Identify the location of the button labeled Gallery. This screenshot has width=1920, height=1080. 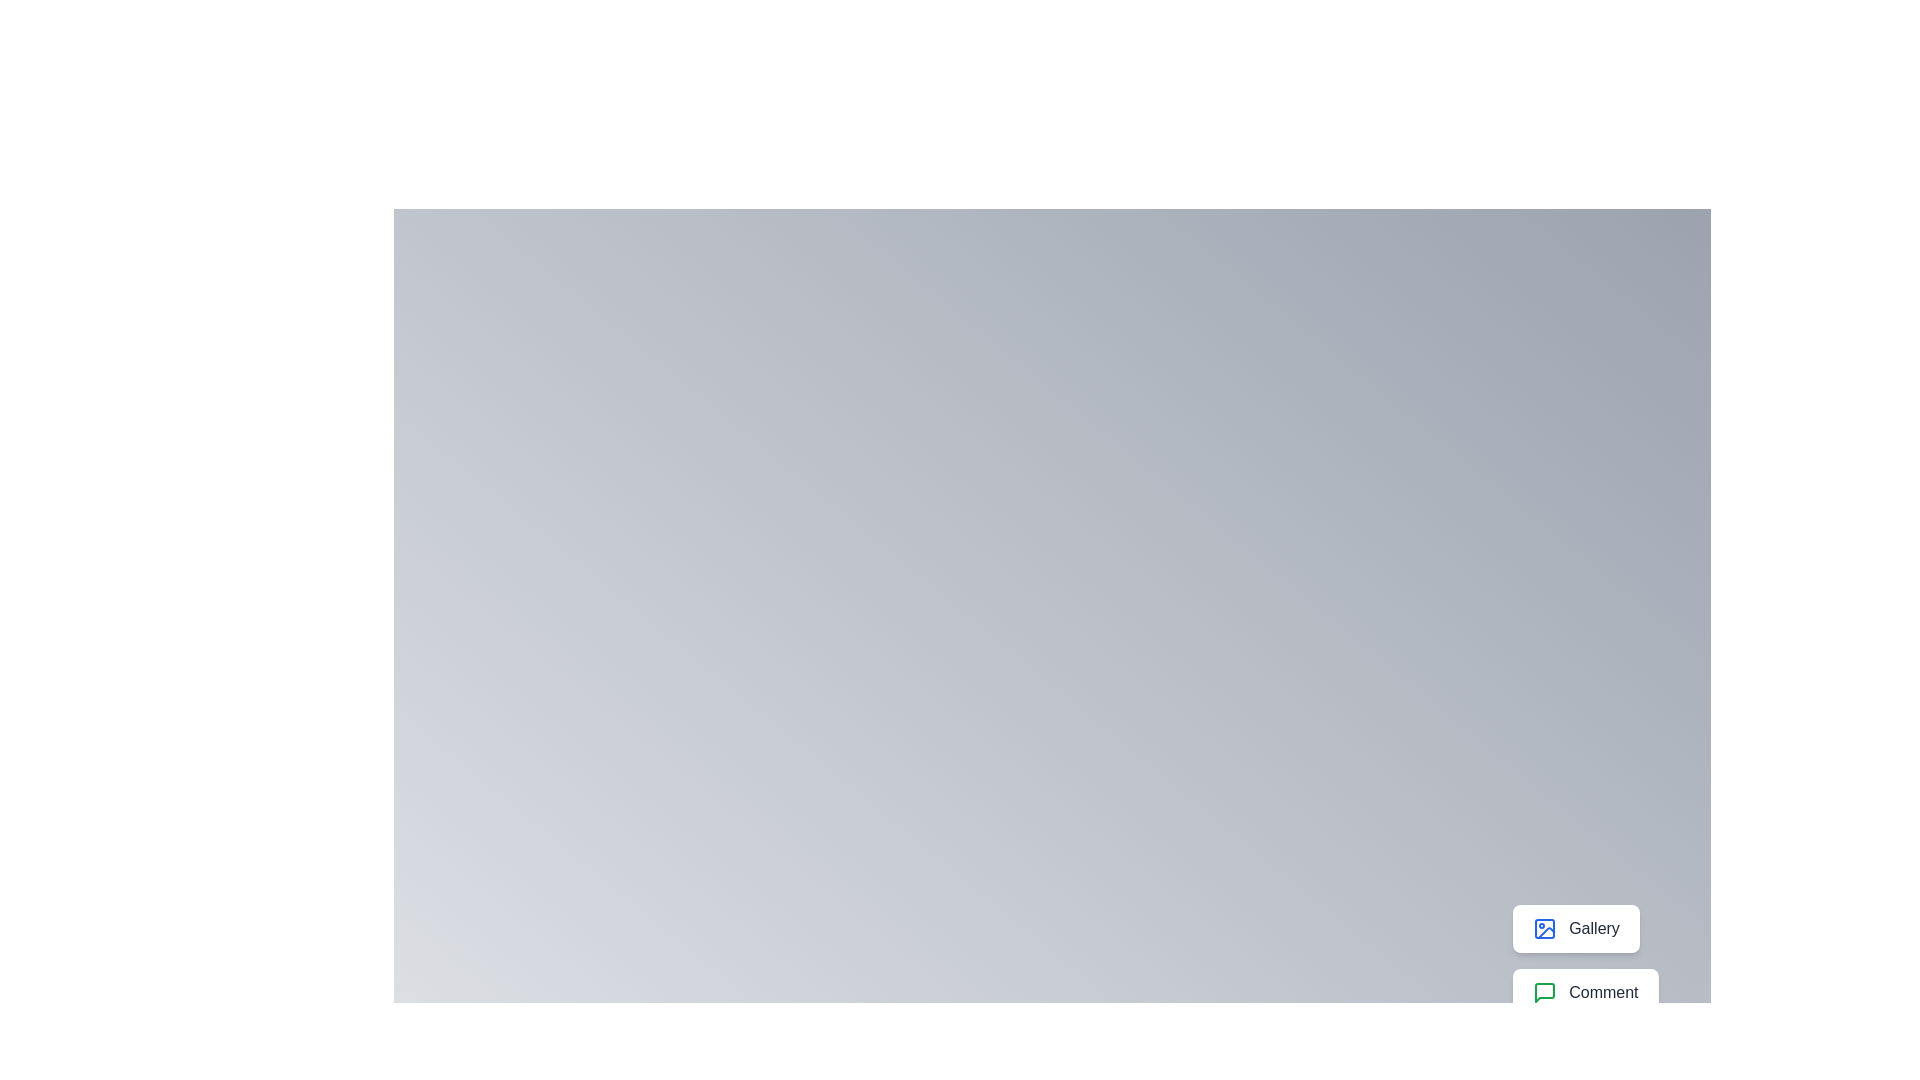
(1575, 929).